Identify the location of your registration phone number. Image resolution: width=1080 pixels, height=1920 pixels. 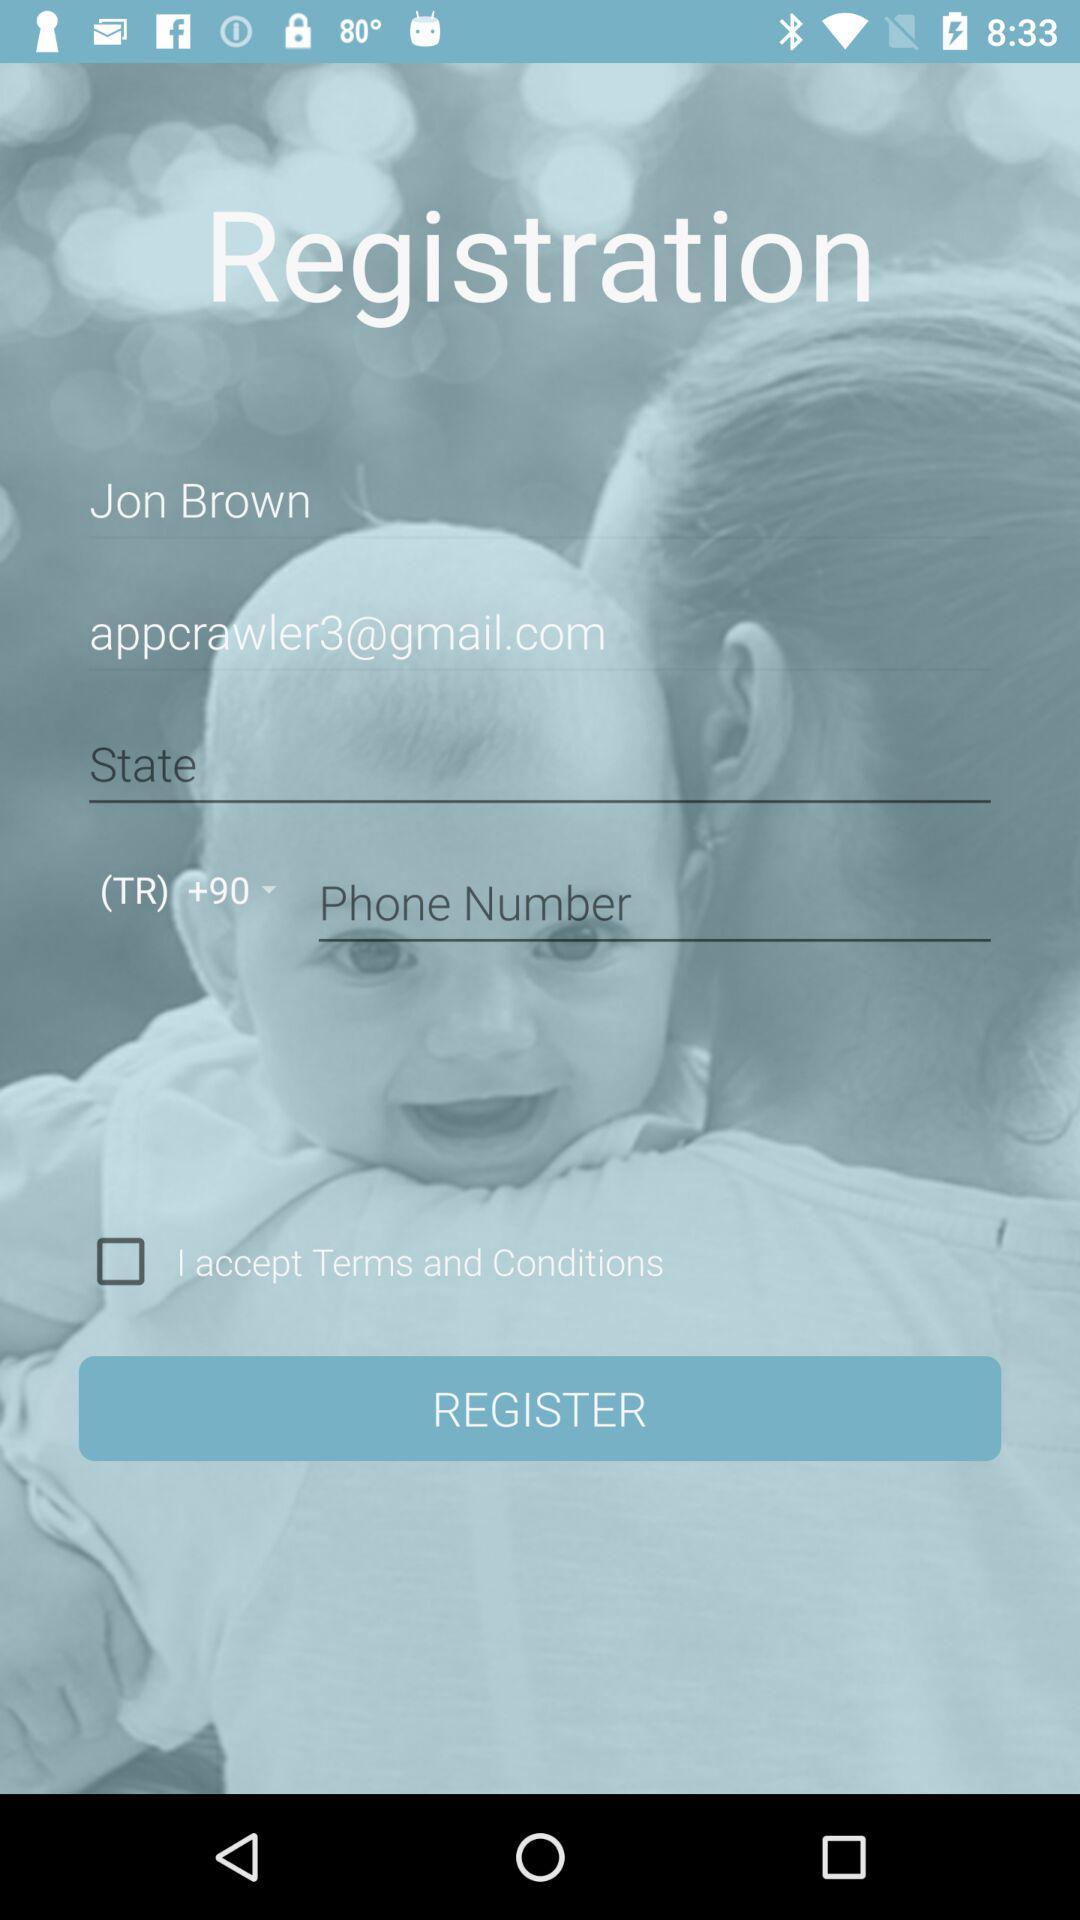
(654, 898).